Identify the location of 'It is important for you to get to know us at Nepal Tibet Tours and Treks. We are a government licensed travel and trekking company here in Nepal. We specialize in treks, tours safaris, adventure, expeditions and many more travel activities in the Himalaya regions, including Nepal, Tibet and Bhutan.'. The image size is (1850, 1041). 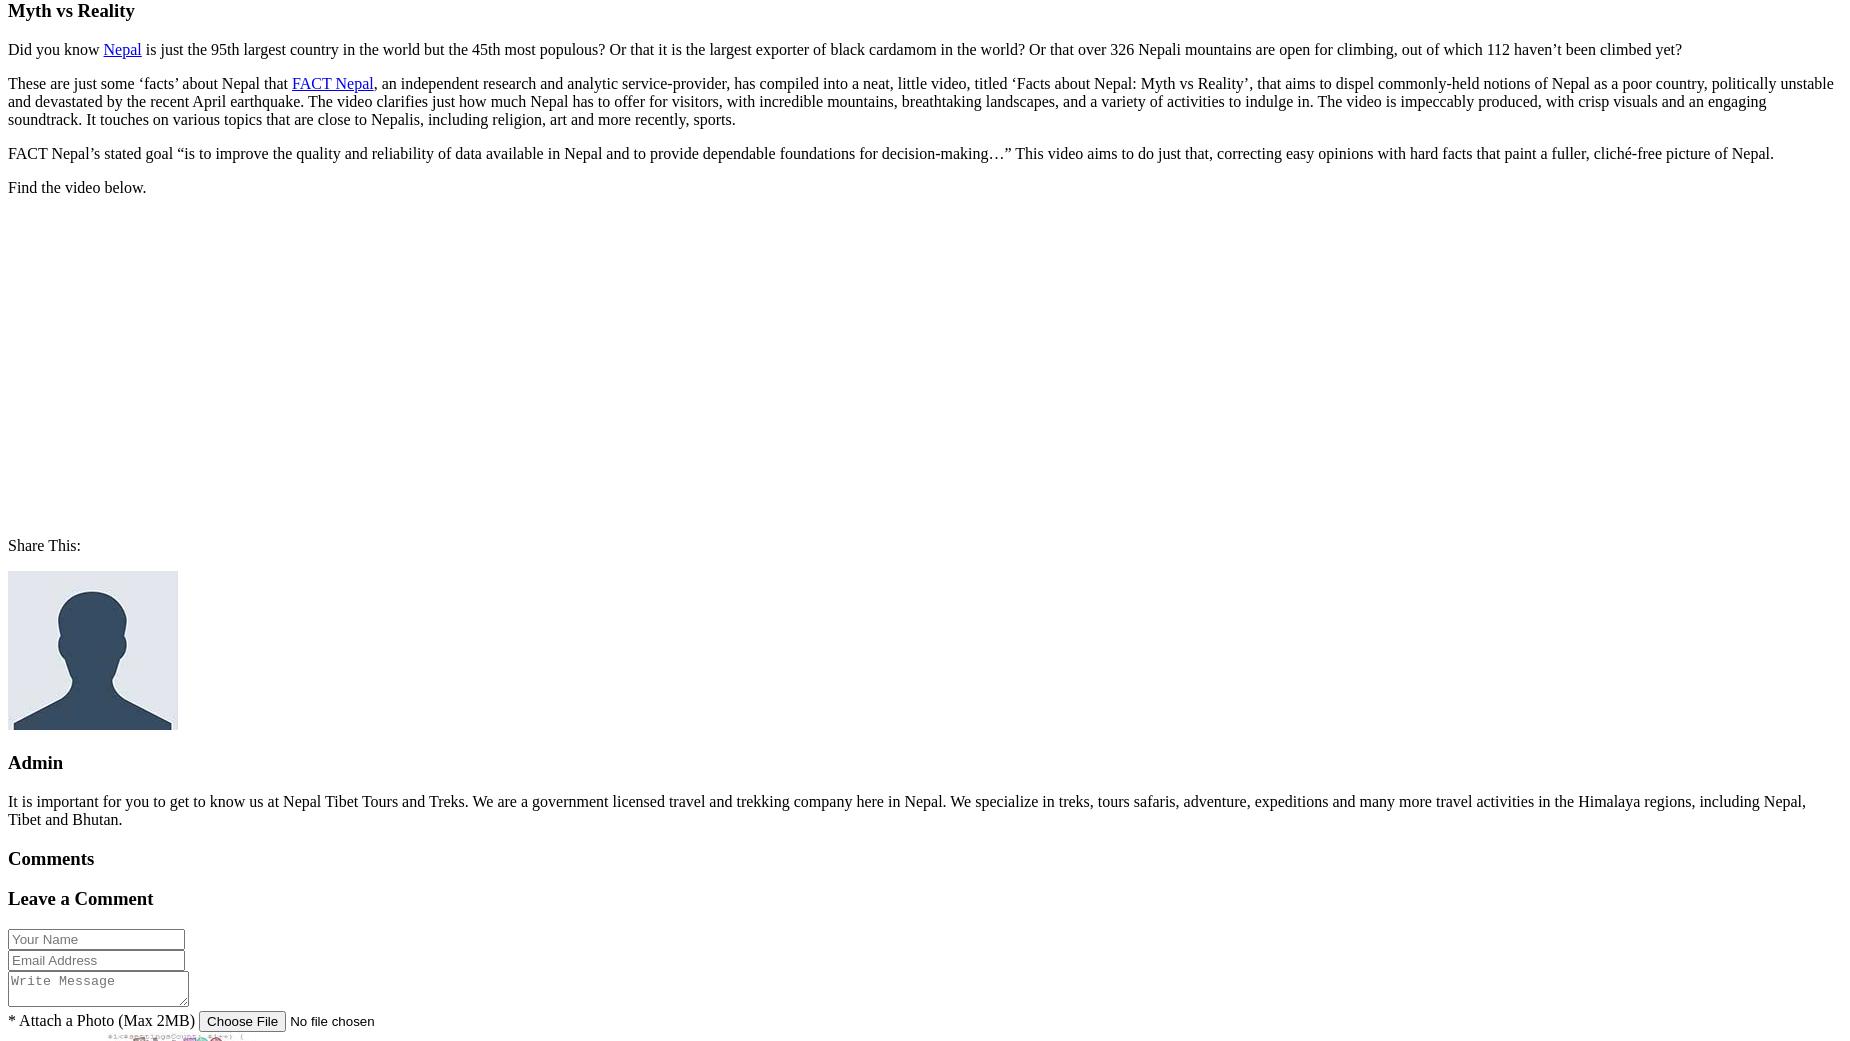
(907, 810).